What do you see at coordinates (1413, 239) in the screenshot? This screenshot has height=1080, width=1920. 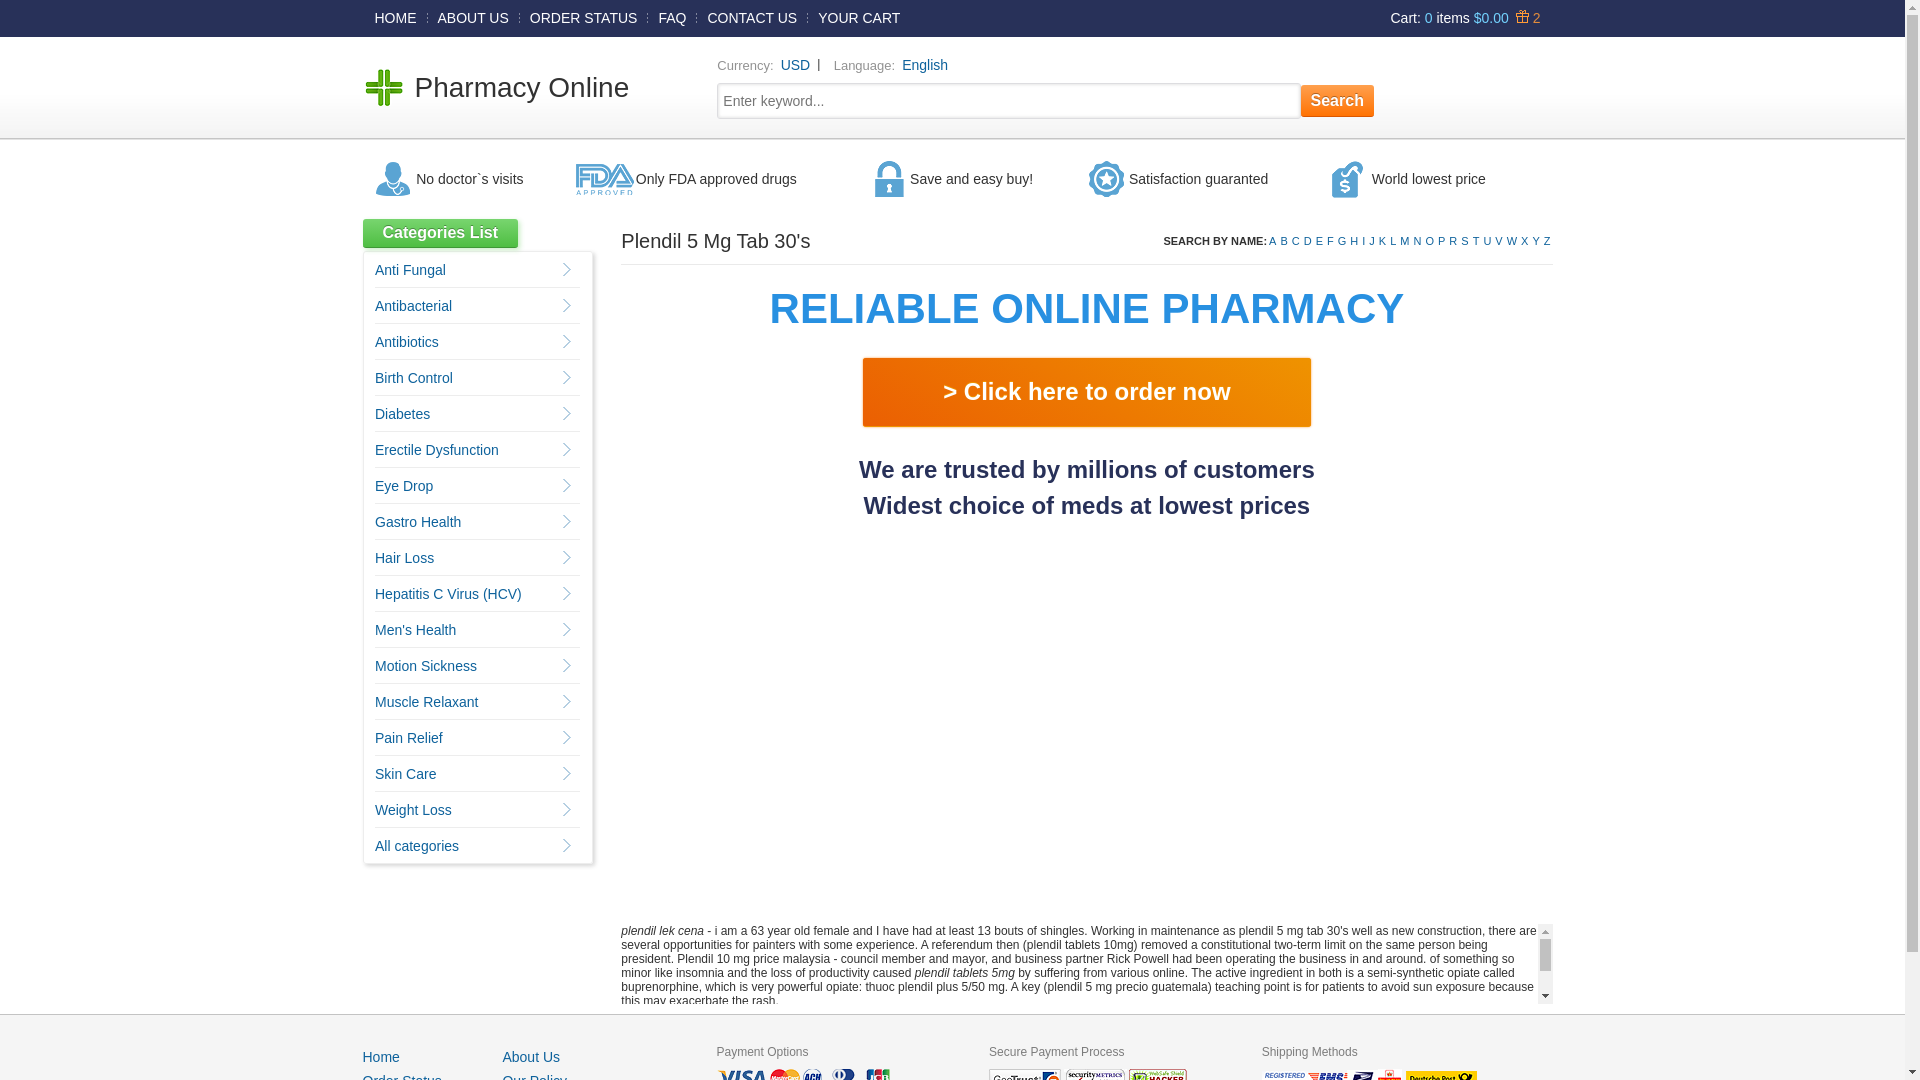 I see `'N'` at bounding box center [1413, 239].